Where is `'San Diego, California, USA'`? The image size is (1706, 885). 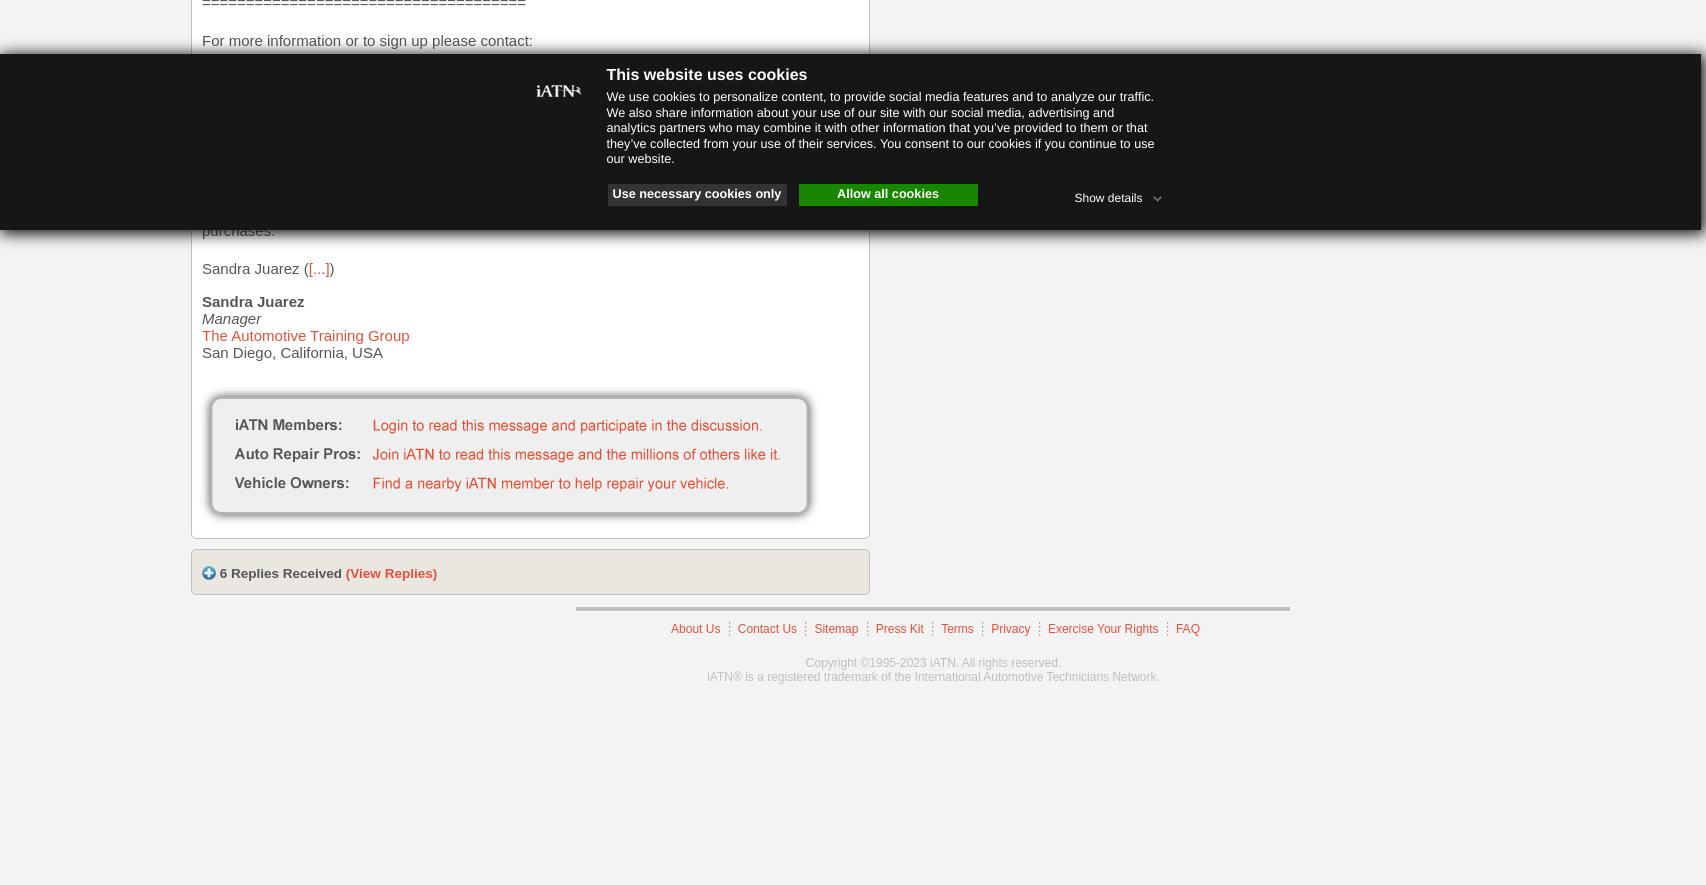
'San Diego, California, USA' is located at coordinates (292, 352).